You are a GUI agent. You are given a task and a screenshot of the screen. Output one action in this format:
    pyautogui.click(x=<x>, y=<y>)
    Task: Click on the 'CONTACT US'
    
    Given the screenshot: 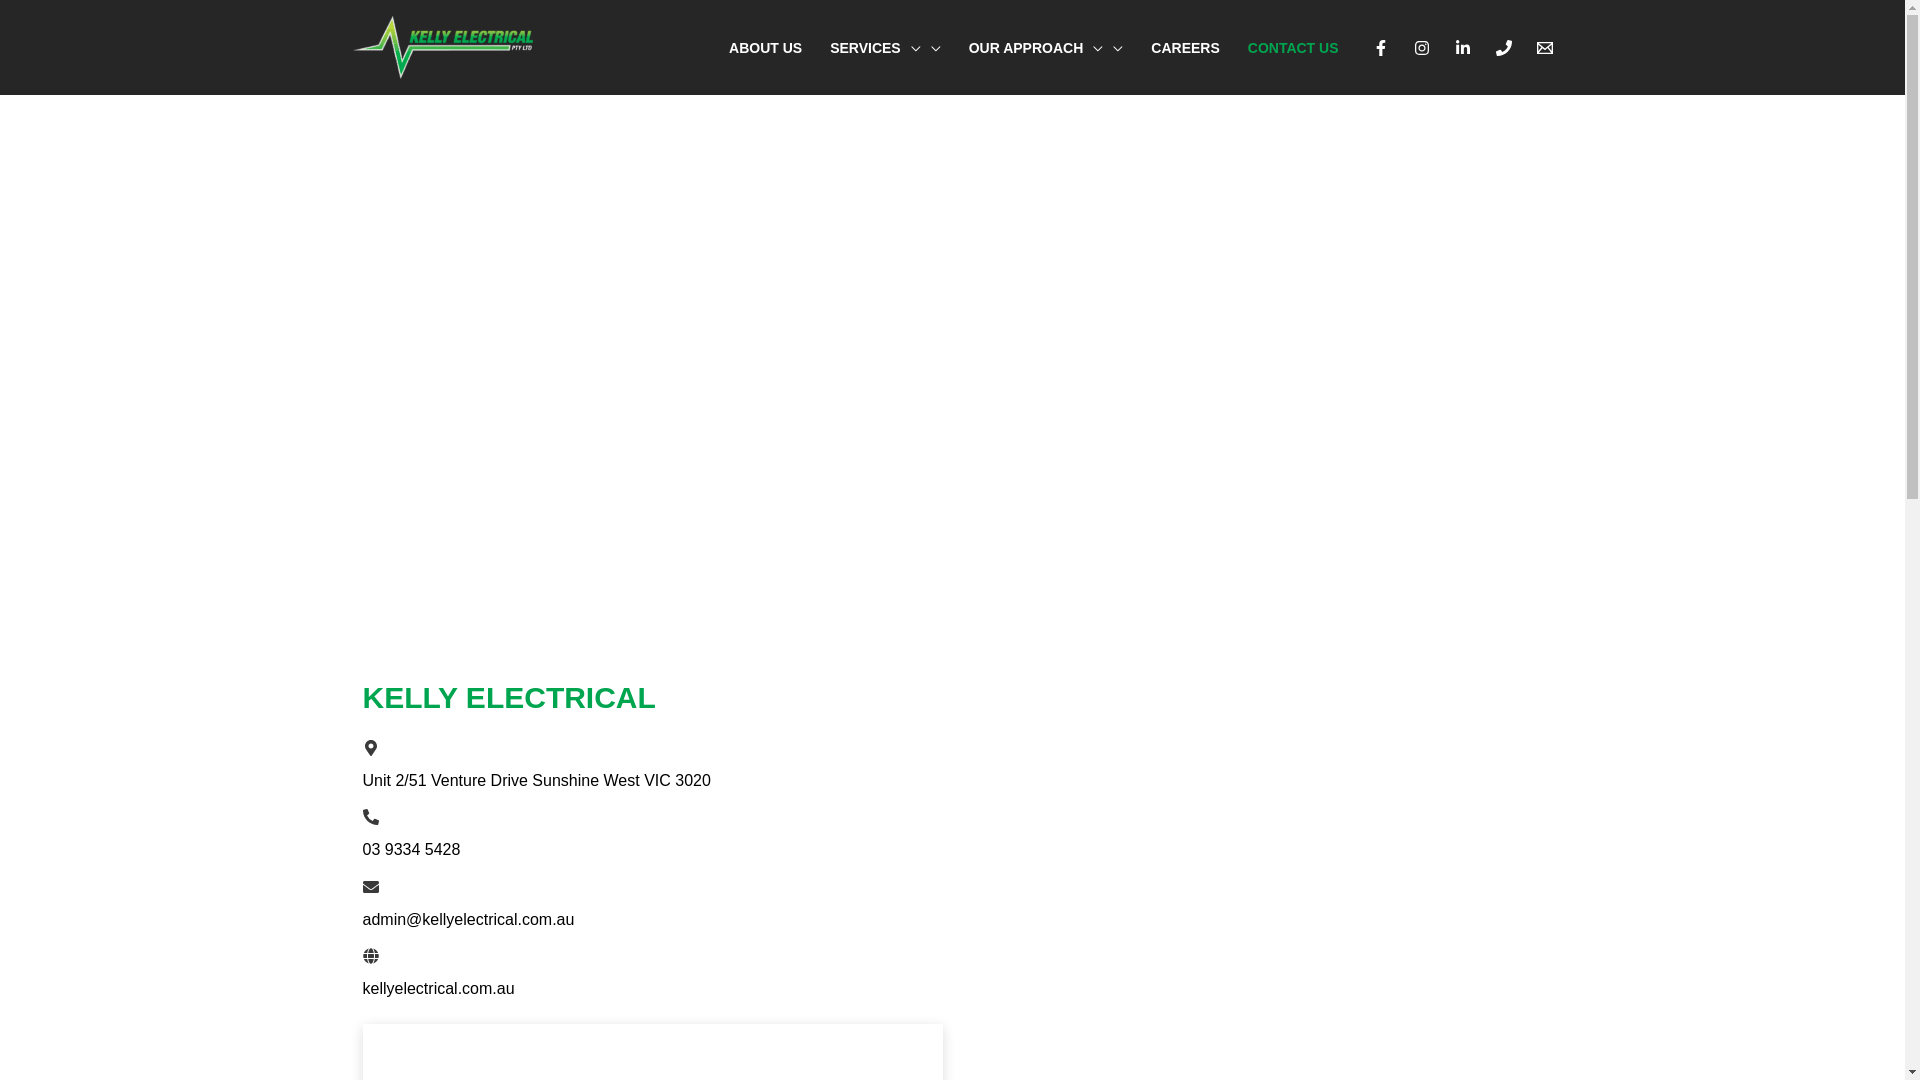 What is the action you would take?
    pyautogui.click(x=1293, y=46)
    